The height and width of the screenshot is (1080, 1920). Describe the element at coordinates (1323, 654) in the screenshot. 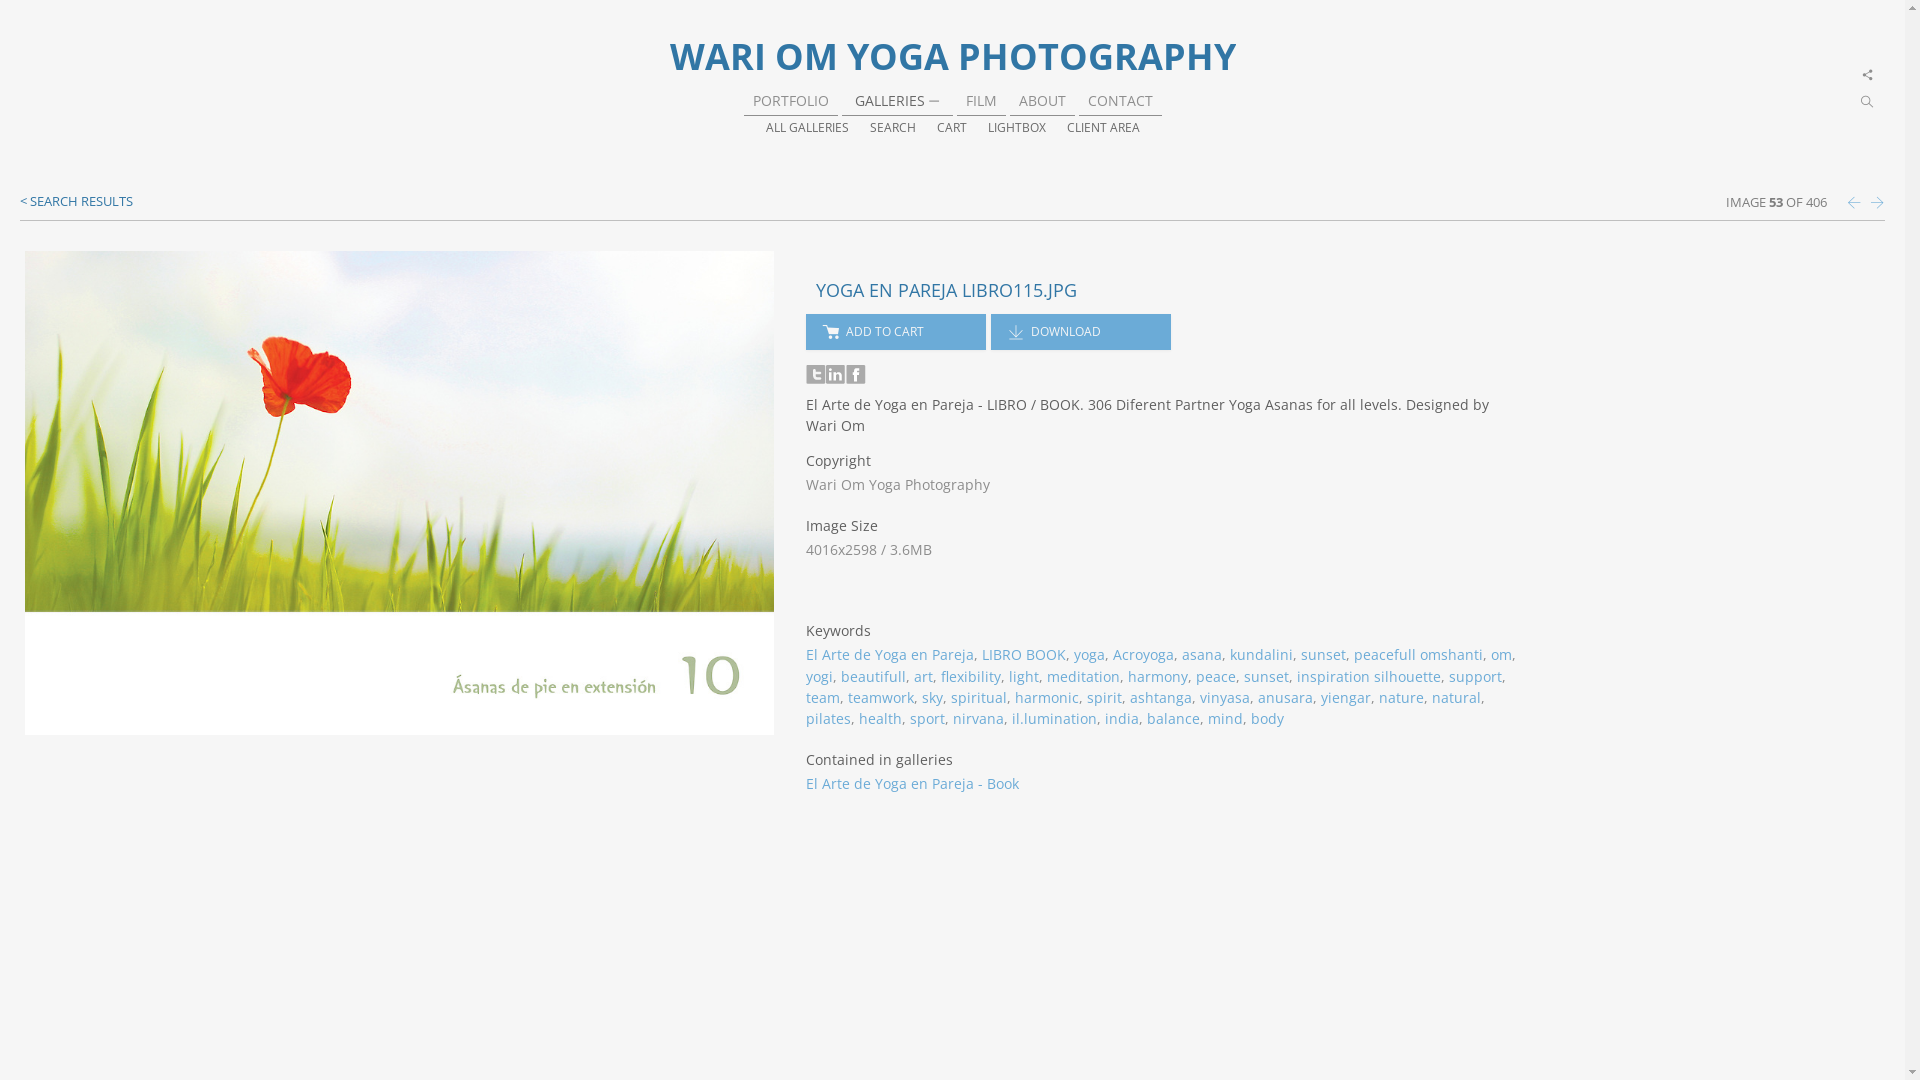

I see `'sunset'` at that location.